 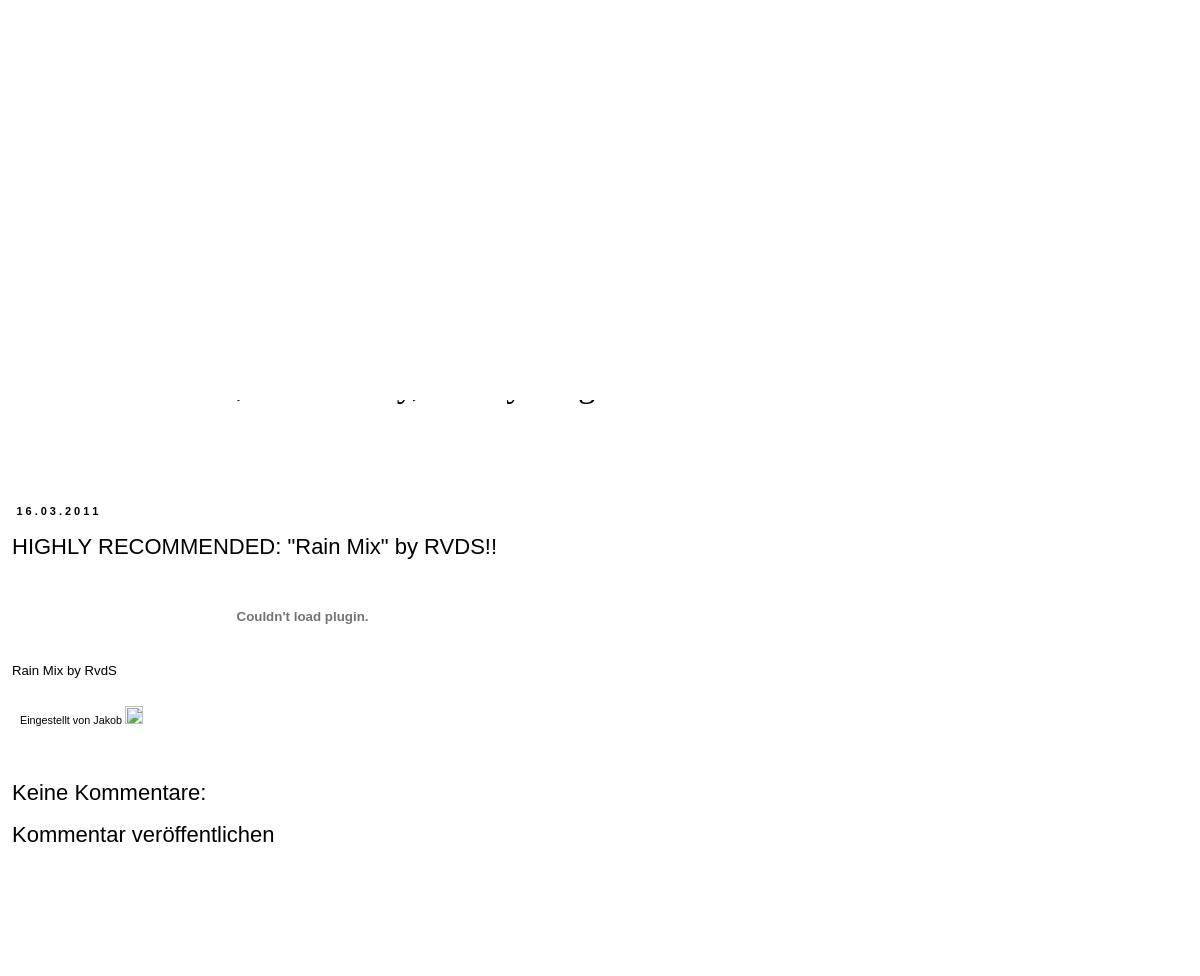 What do you see at coordinates (488, 364) in the screenshot?
I see `'The Final Manifest: Terpsiton and The VFMM are dead. No encore, no funeral, no obituary, no anything. This is it. Farewell!'` at bounding box center [488, 364].